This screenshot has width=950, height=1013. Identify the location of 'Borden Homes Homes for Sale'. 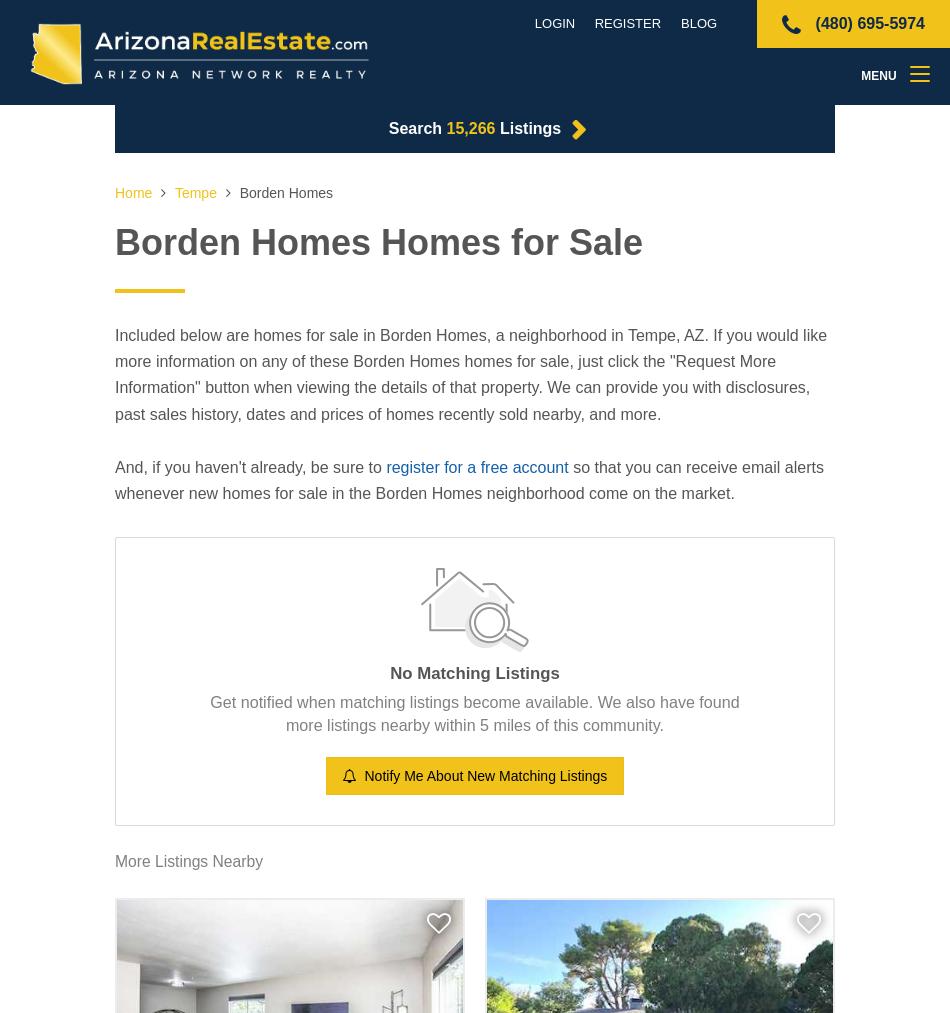
(377, 241).